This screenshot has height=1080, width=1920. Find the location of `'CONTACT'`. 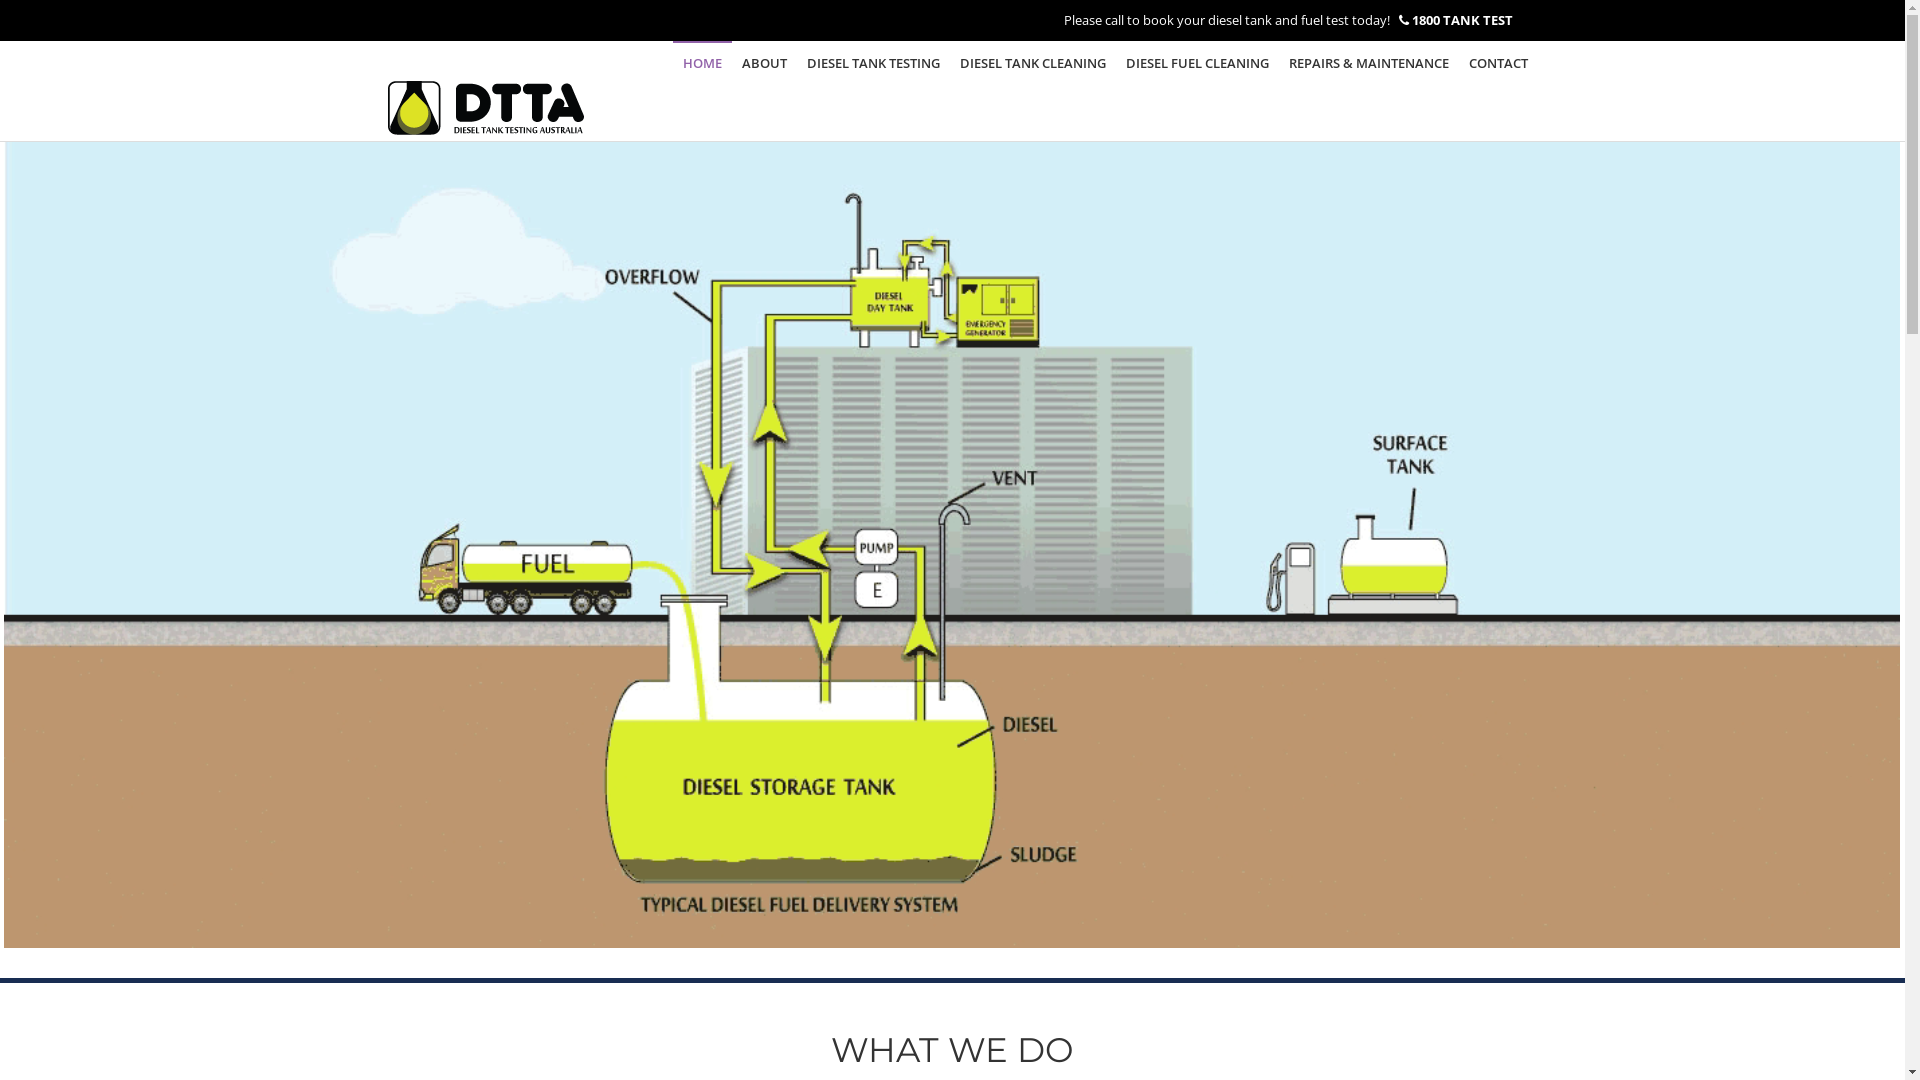

'CONTACT' is located at coordinates (1497, 61).